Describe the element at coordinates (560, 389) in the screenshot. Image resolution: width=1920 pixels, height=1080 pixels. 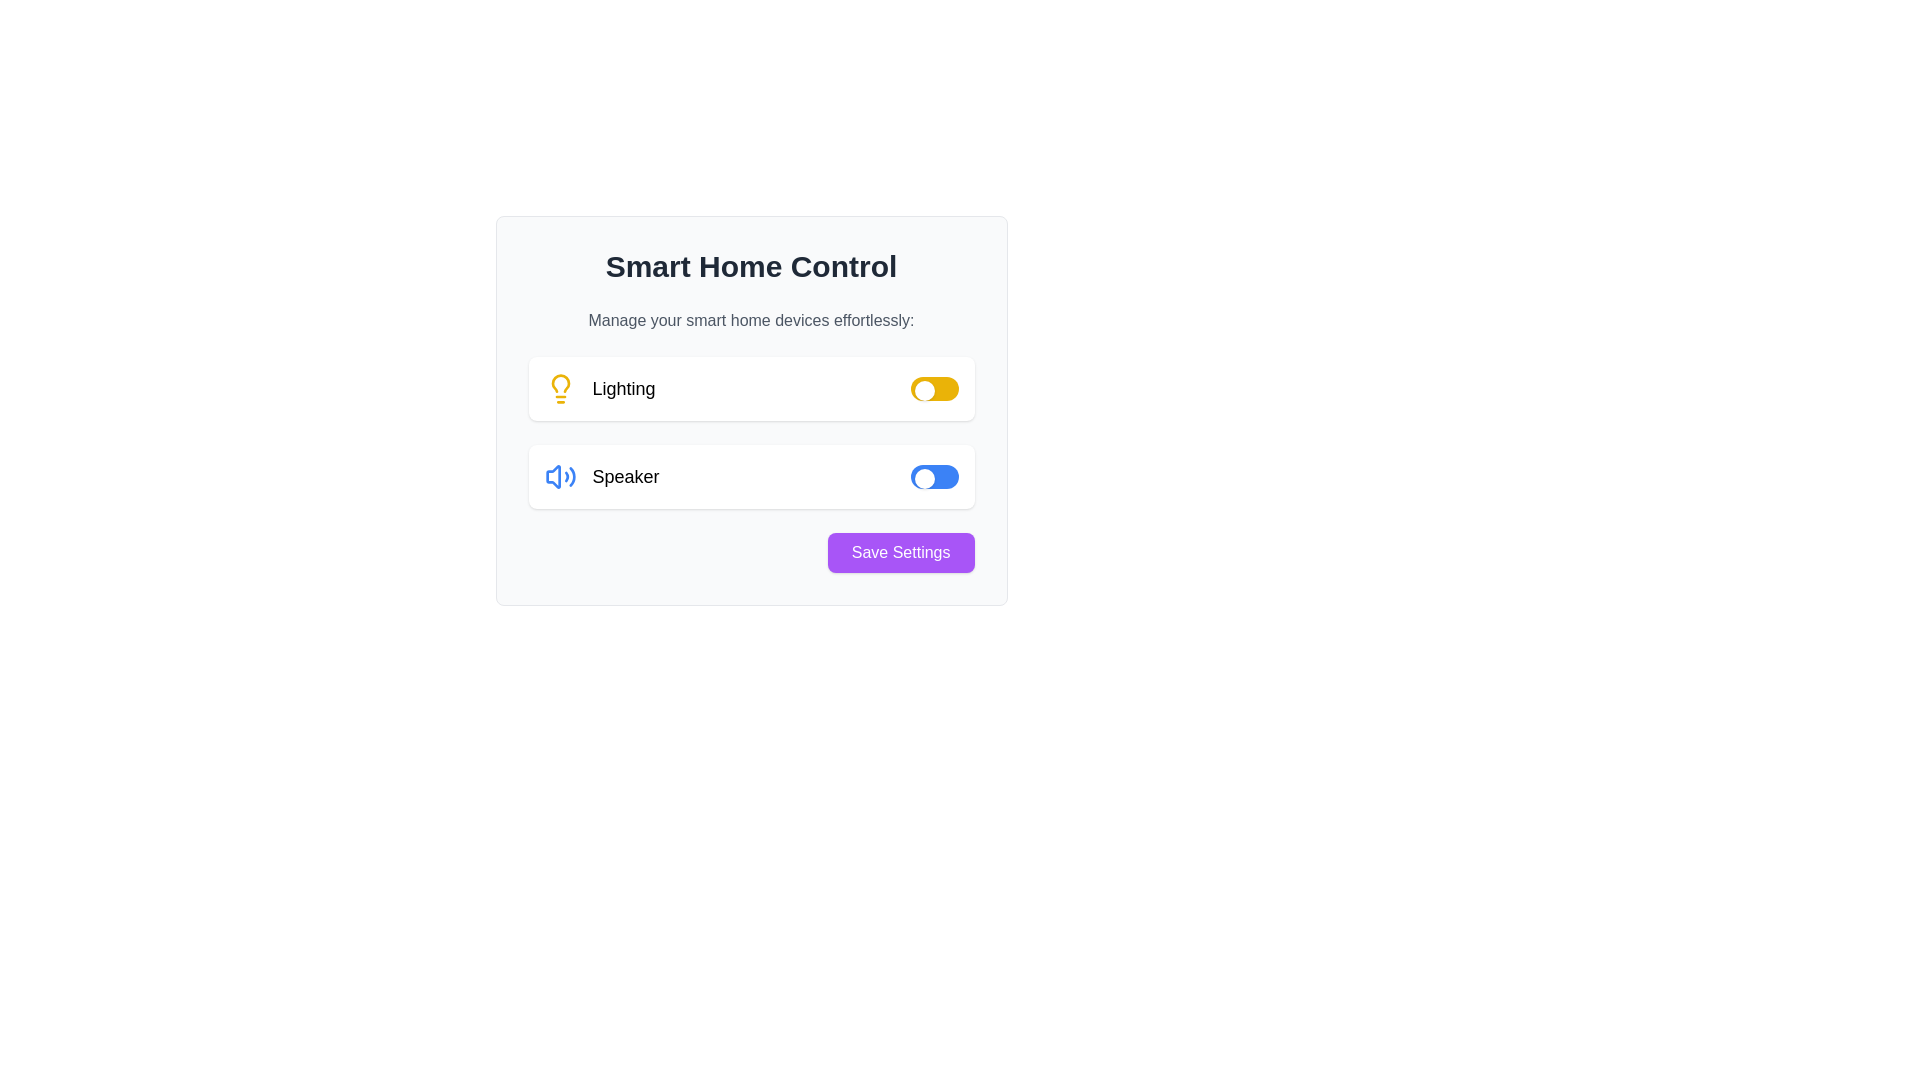
I see `the yellow lightbulb icon representing the 'Lighting' label, which is located to the left of the text label 'Lighting' in the first row of the main 'Smart Home Control' layout` at that location.